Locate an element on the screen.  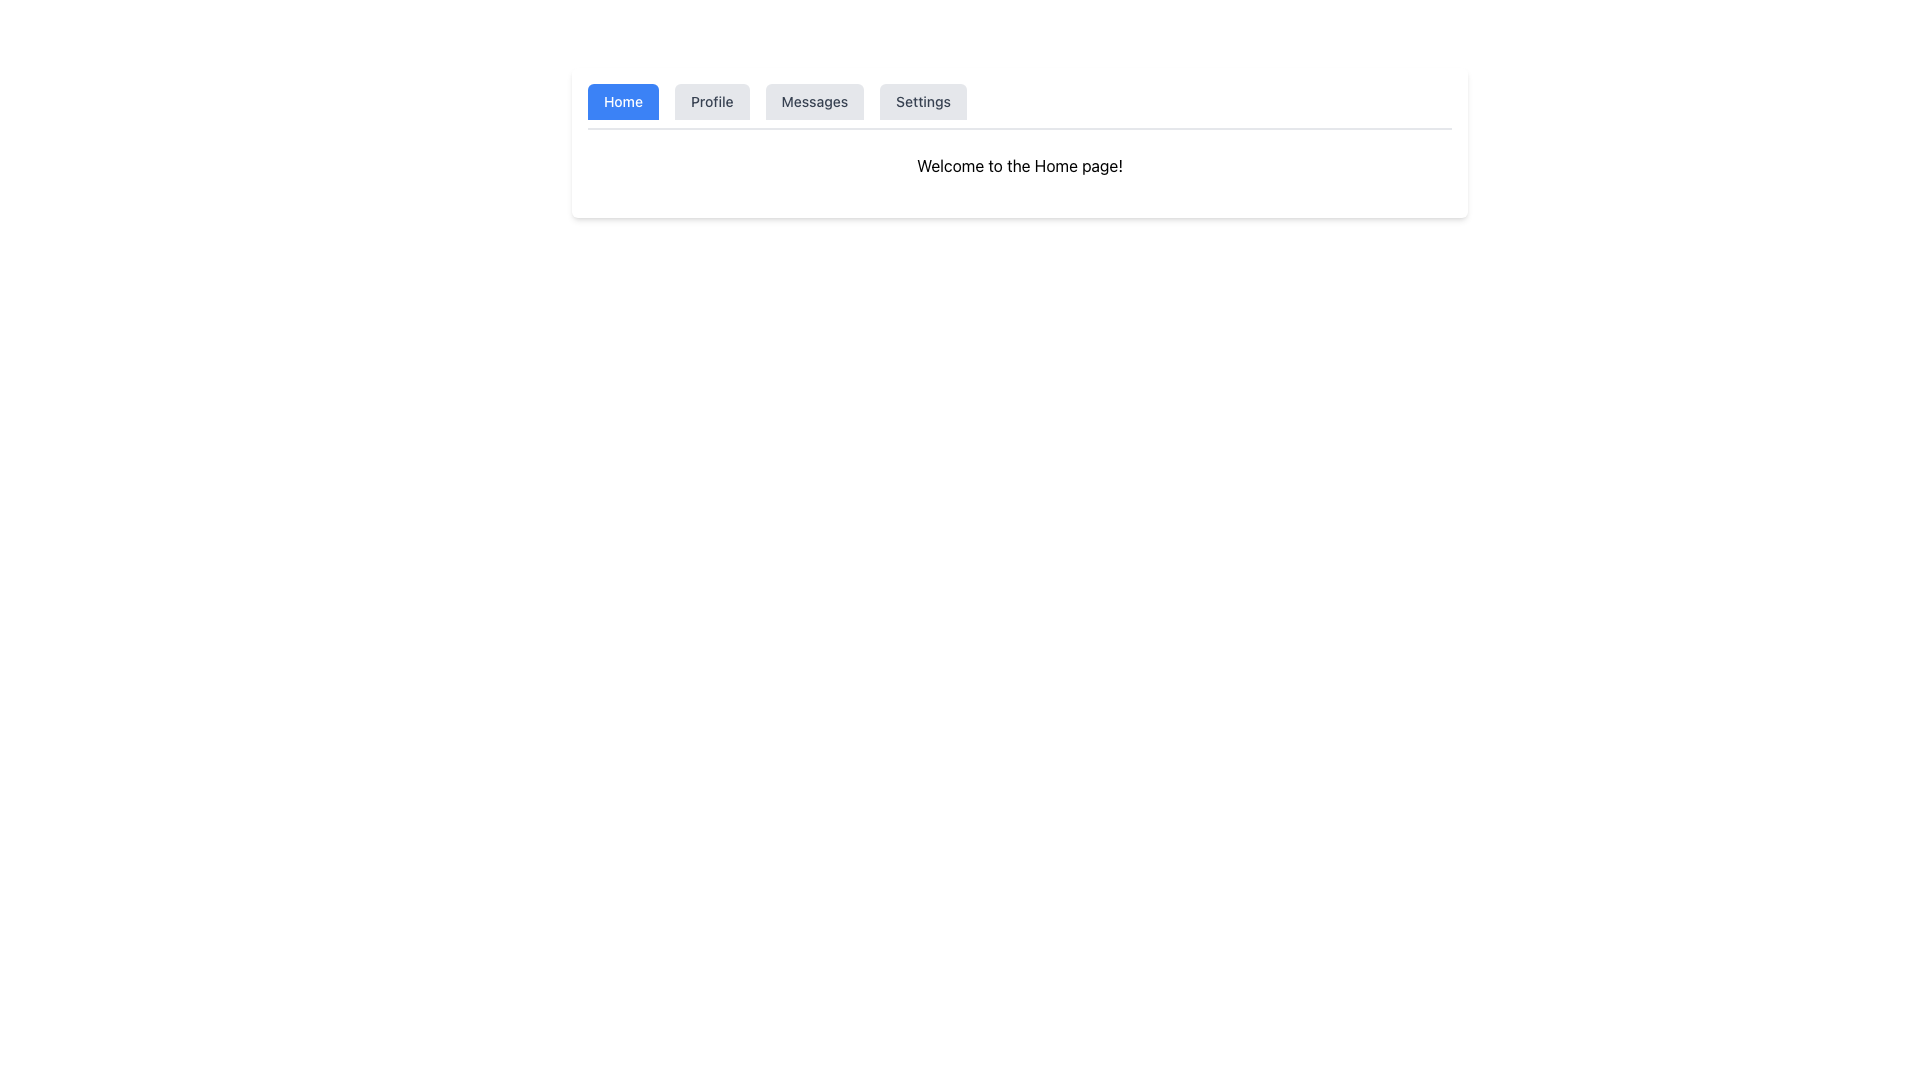
the 'Settings' button located in the top center navigation bar, which has a gray background and rounded corners is located at coordinates (922, 101).